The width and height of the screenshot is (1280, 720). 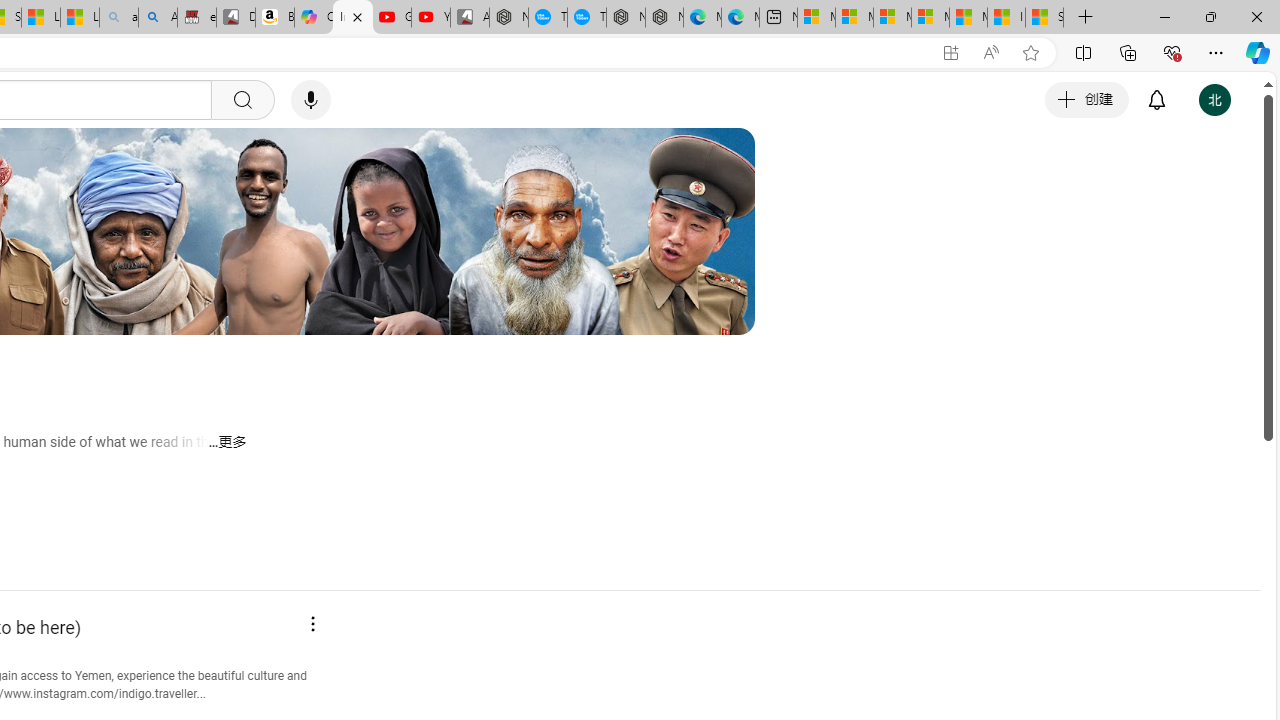 I want to click on 'amazon - Search - Sleeping', so click(x=118, y=17).